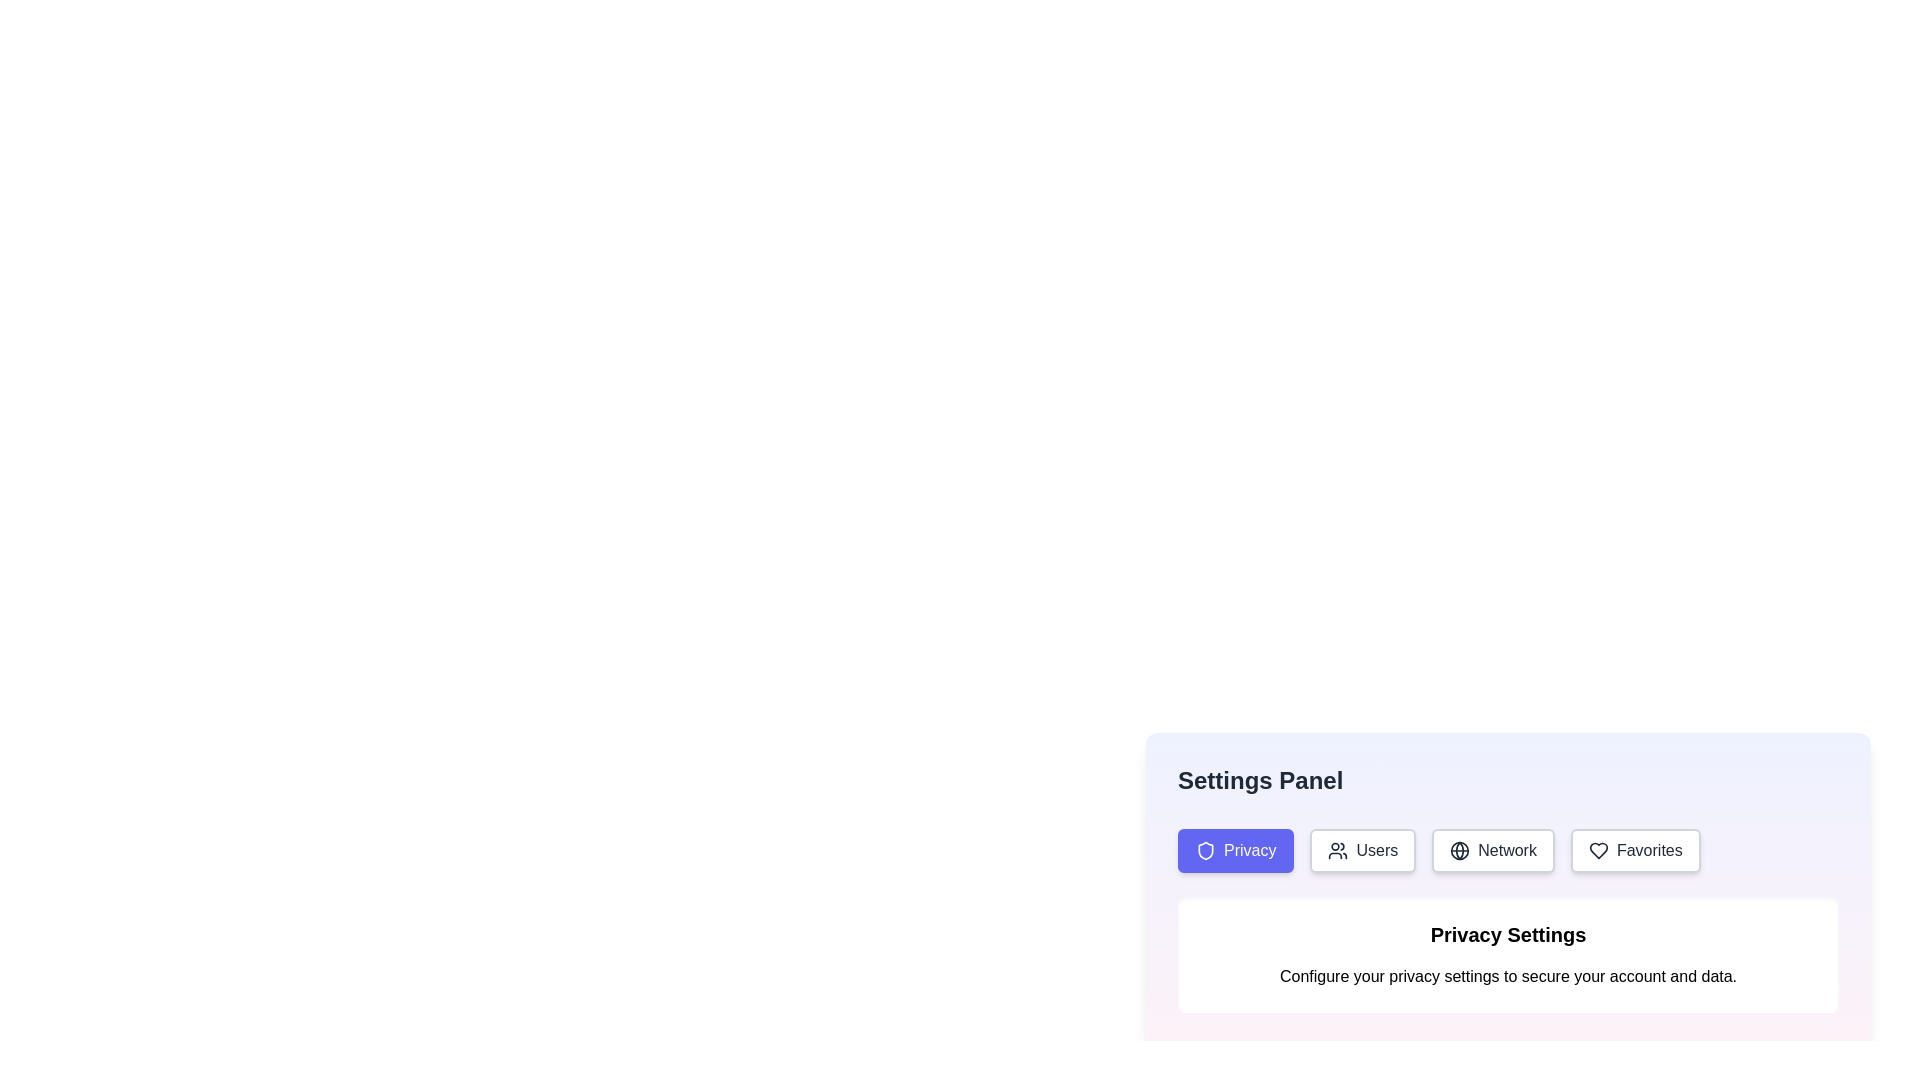 The height and width of the screenshot is (1080, 1920). I want to click on the 'Network' button, which has a white background, rounded corners, and a gray border, so click(1493, 851).